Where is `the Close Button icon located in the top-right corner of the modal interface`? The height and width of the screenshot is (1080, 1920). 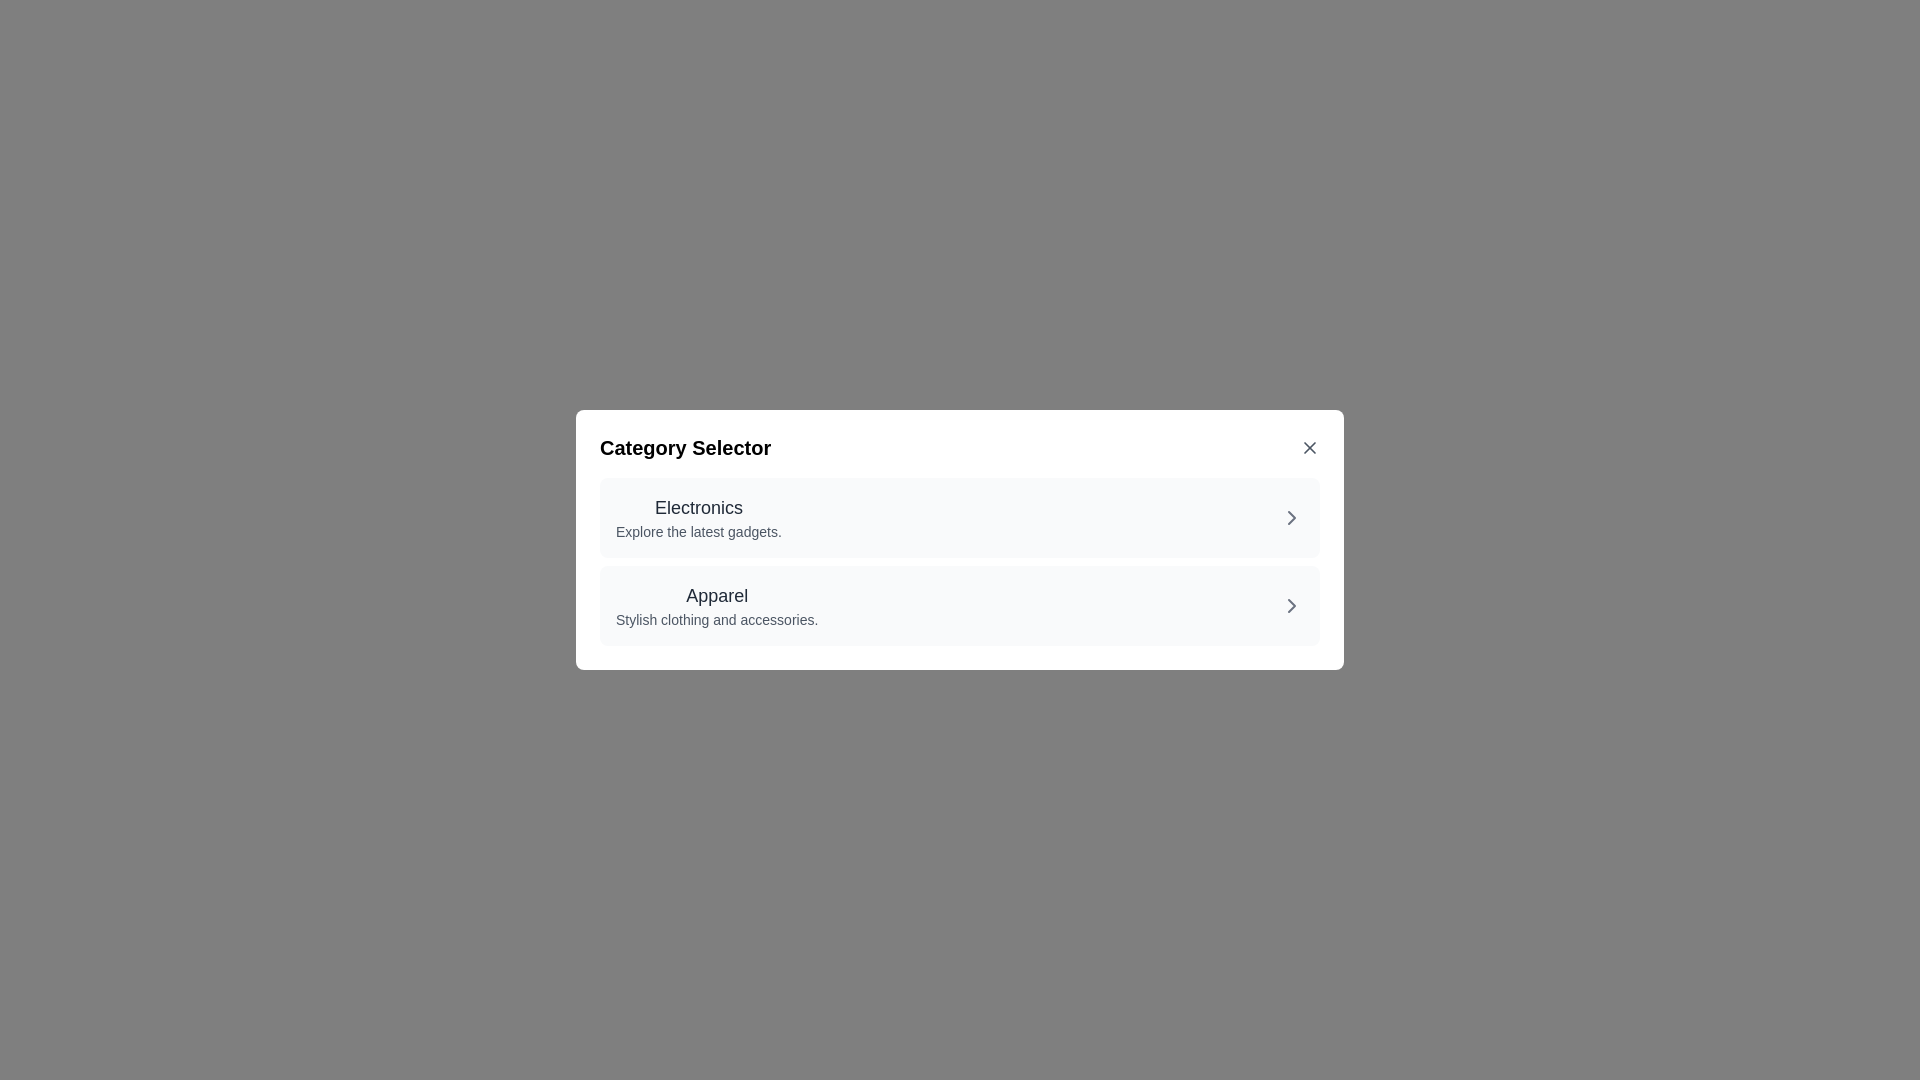
the Close Button icon located in the top-right corner of the modal interface is located at coordinates (1310, 446).